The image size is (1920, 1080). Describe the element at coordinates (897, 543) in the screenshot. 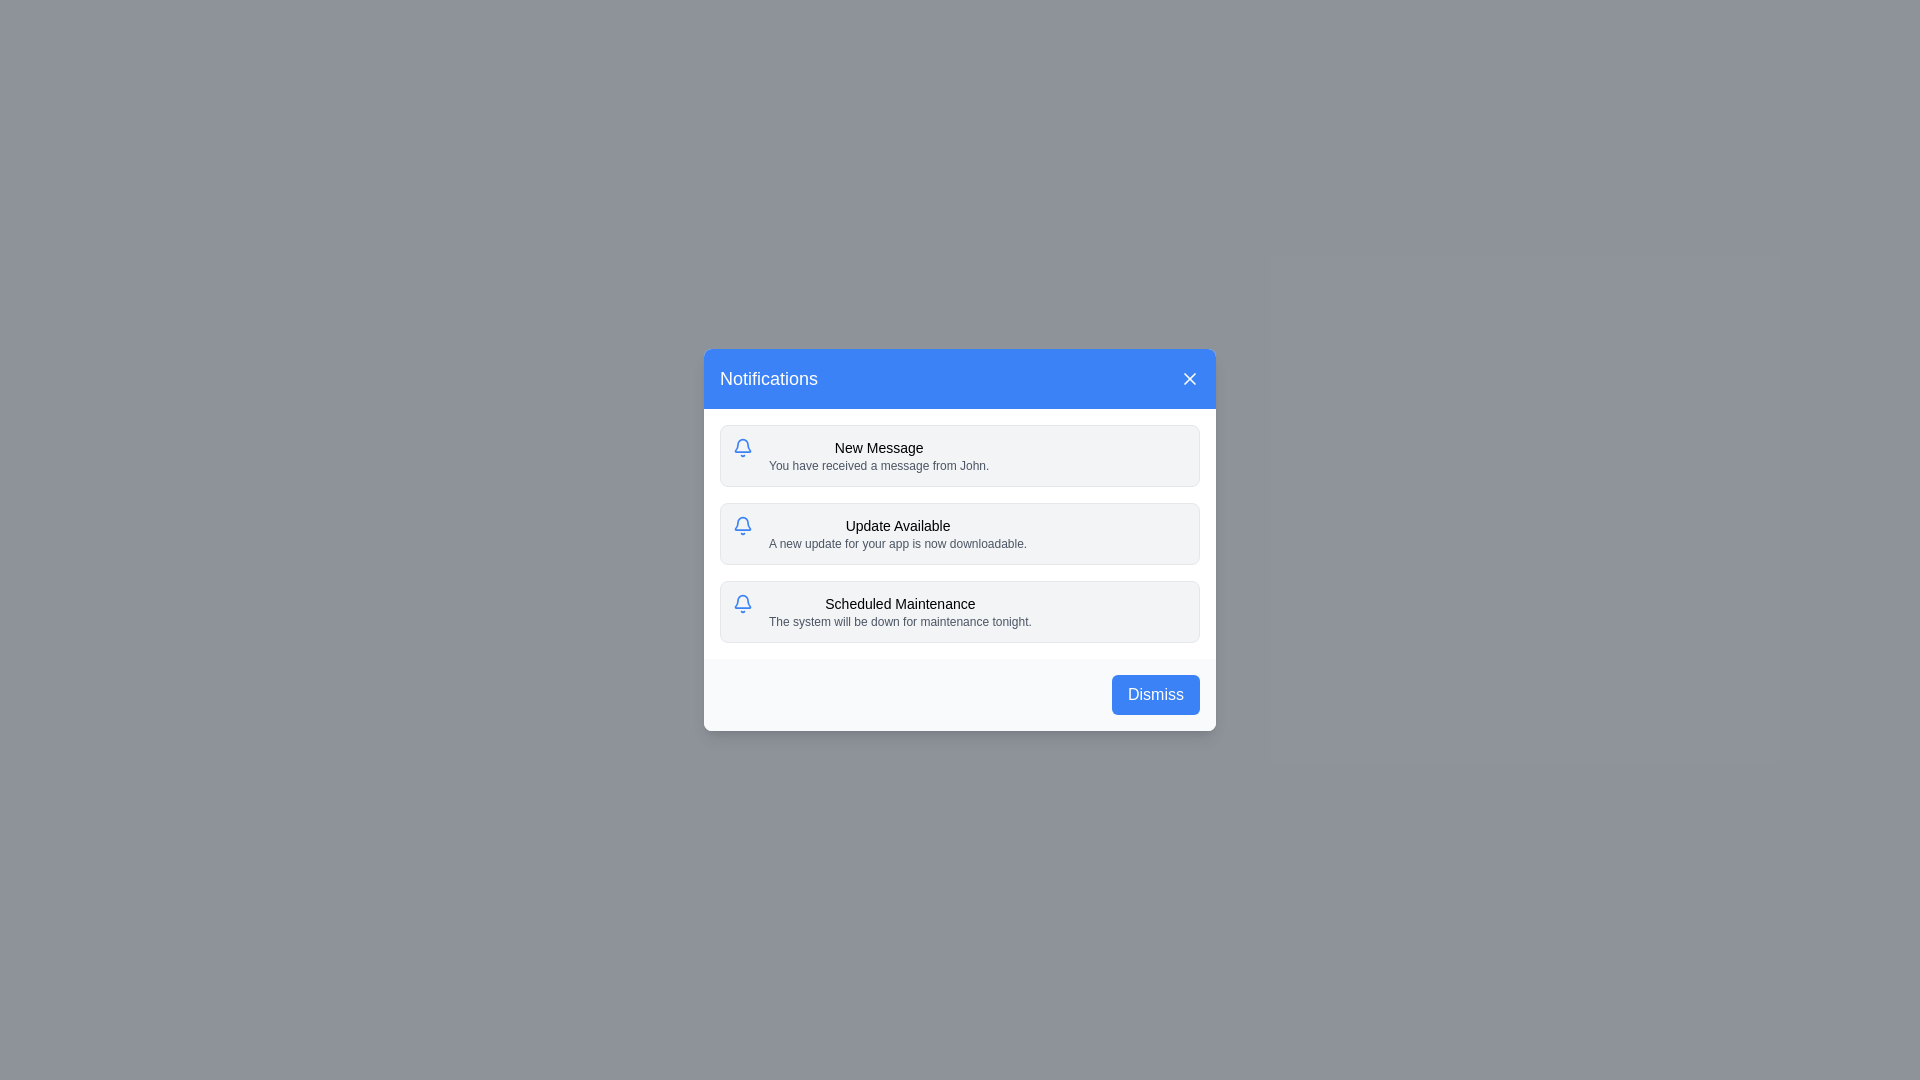

I see `the Text Label that informs the user about the availability of a new update for their application, located in the second notification card under the title 'Update Available'` at that location.